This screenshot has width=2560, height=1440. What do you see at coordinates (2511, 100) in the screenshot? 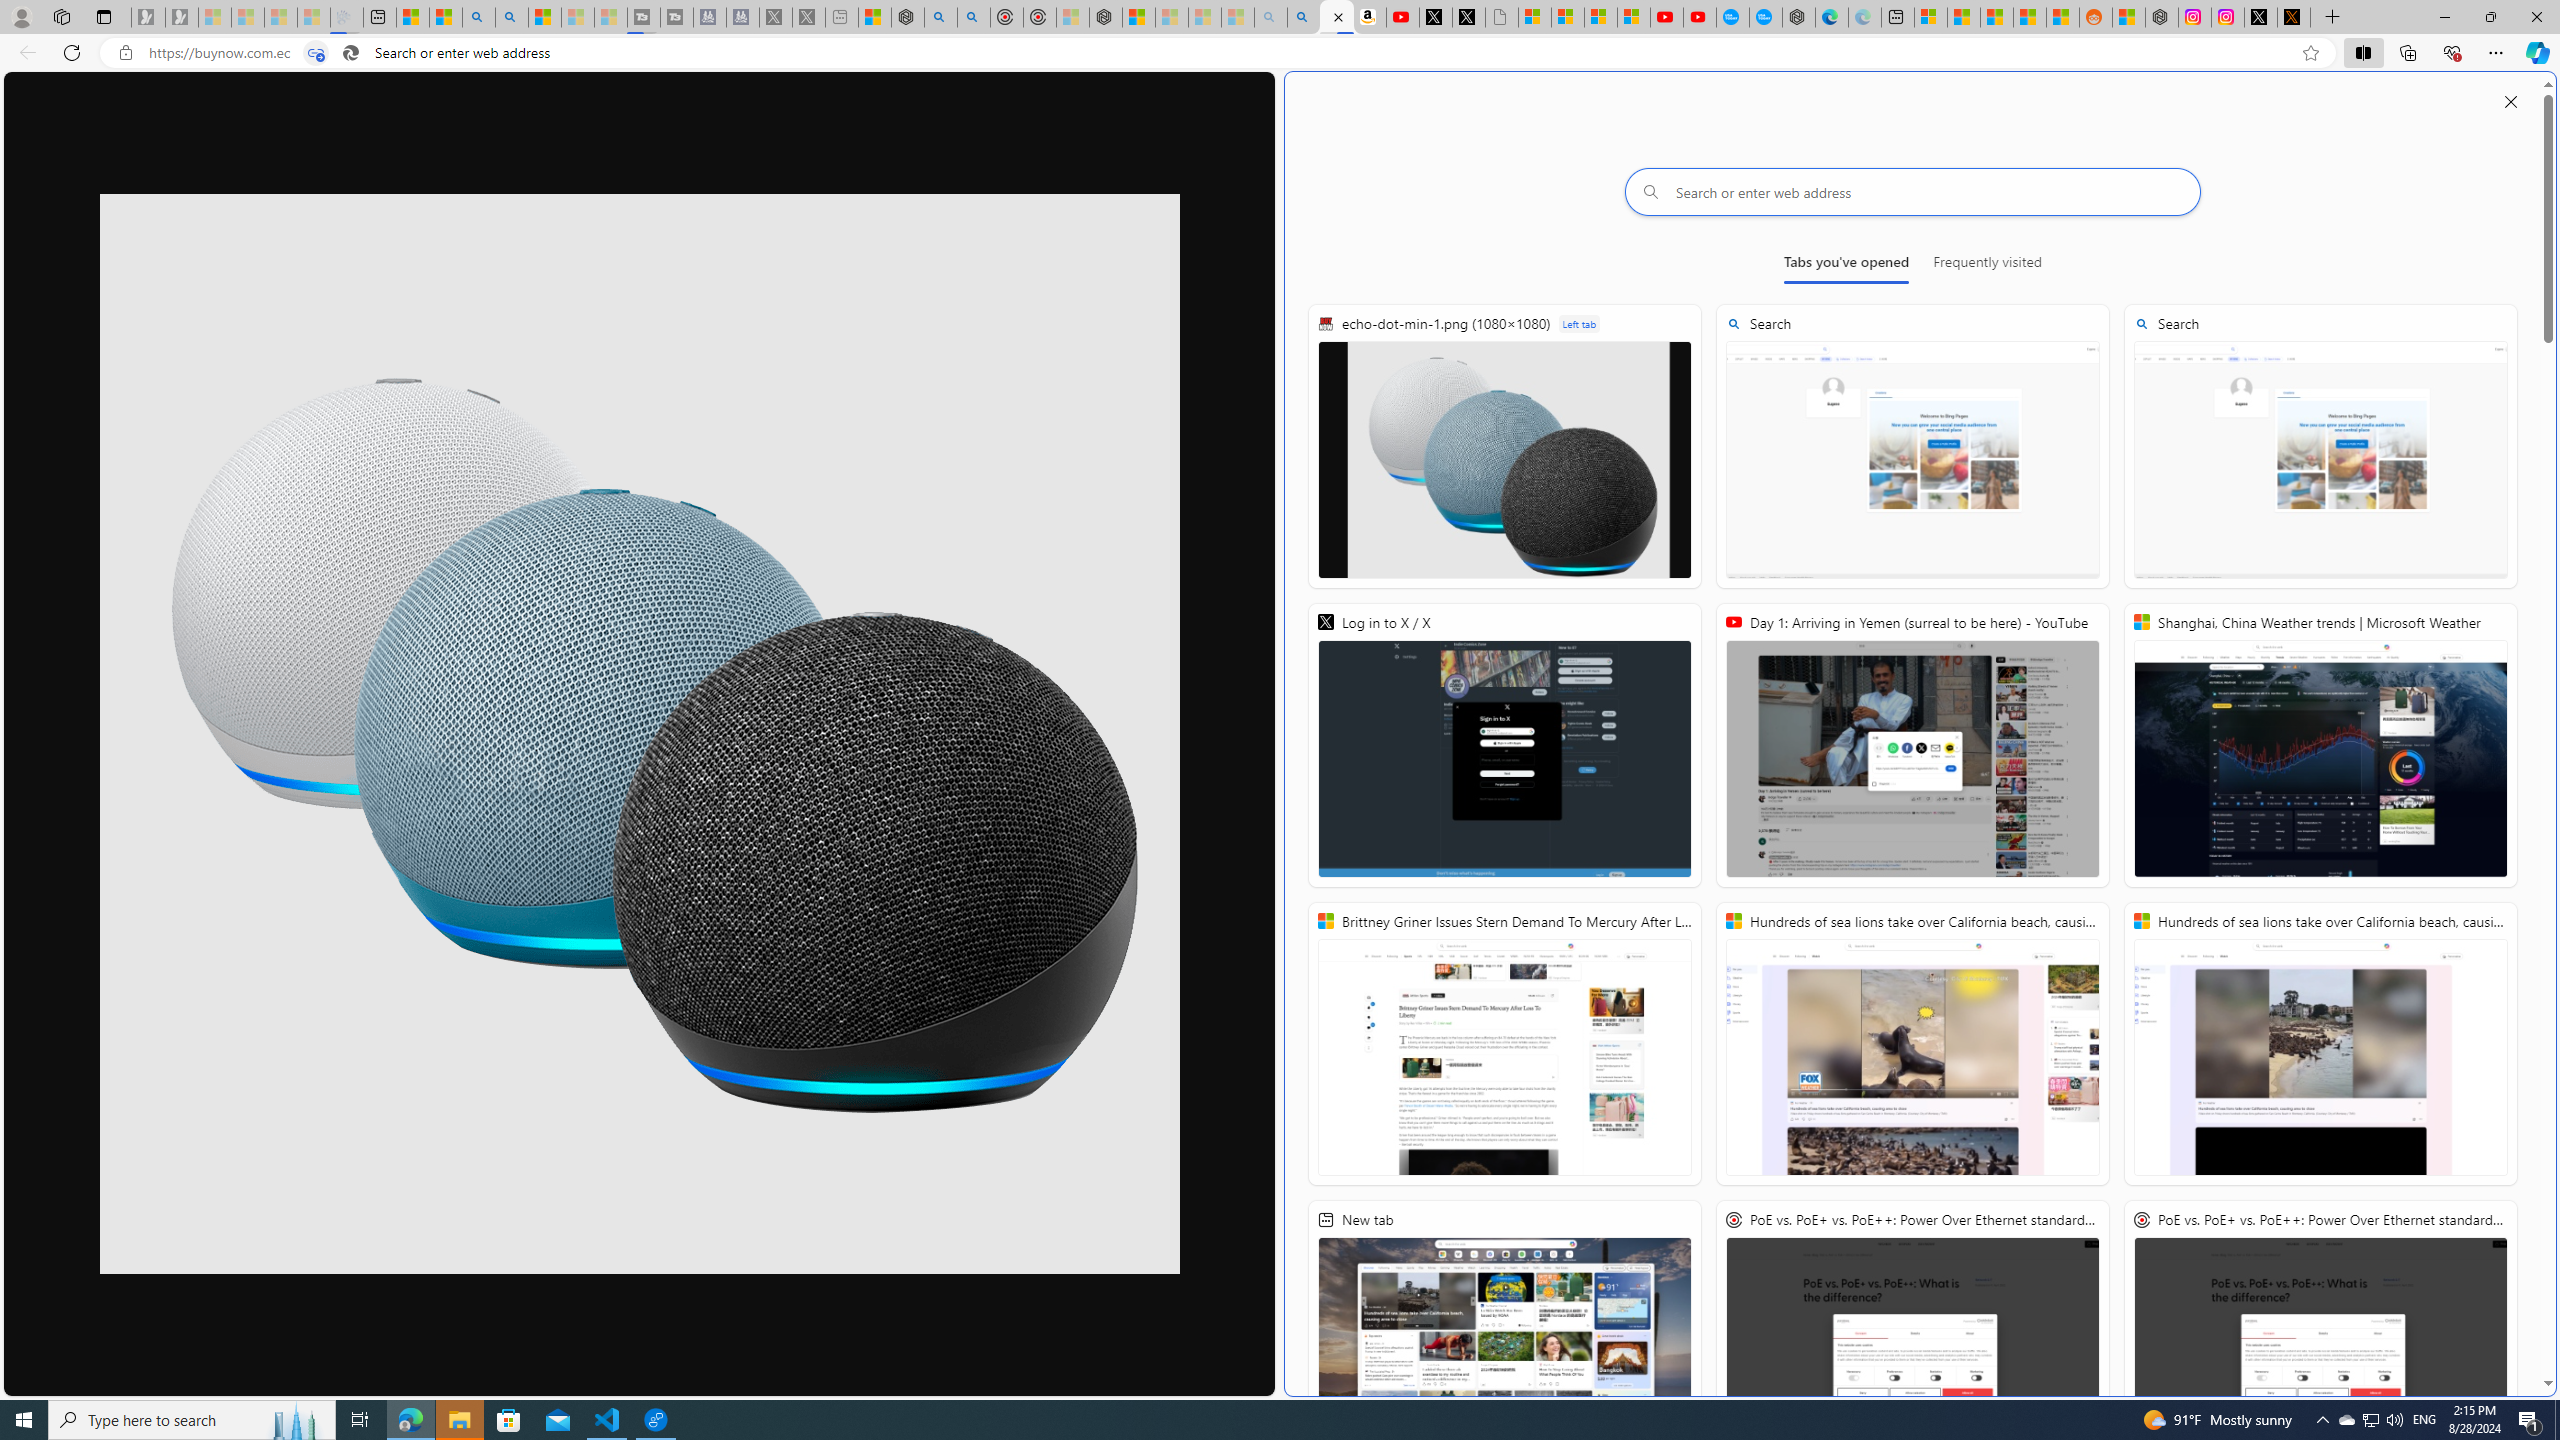
I see `'Close split screen'` at bounding box center [2511, 100].